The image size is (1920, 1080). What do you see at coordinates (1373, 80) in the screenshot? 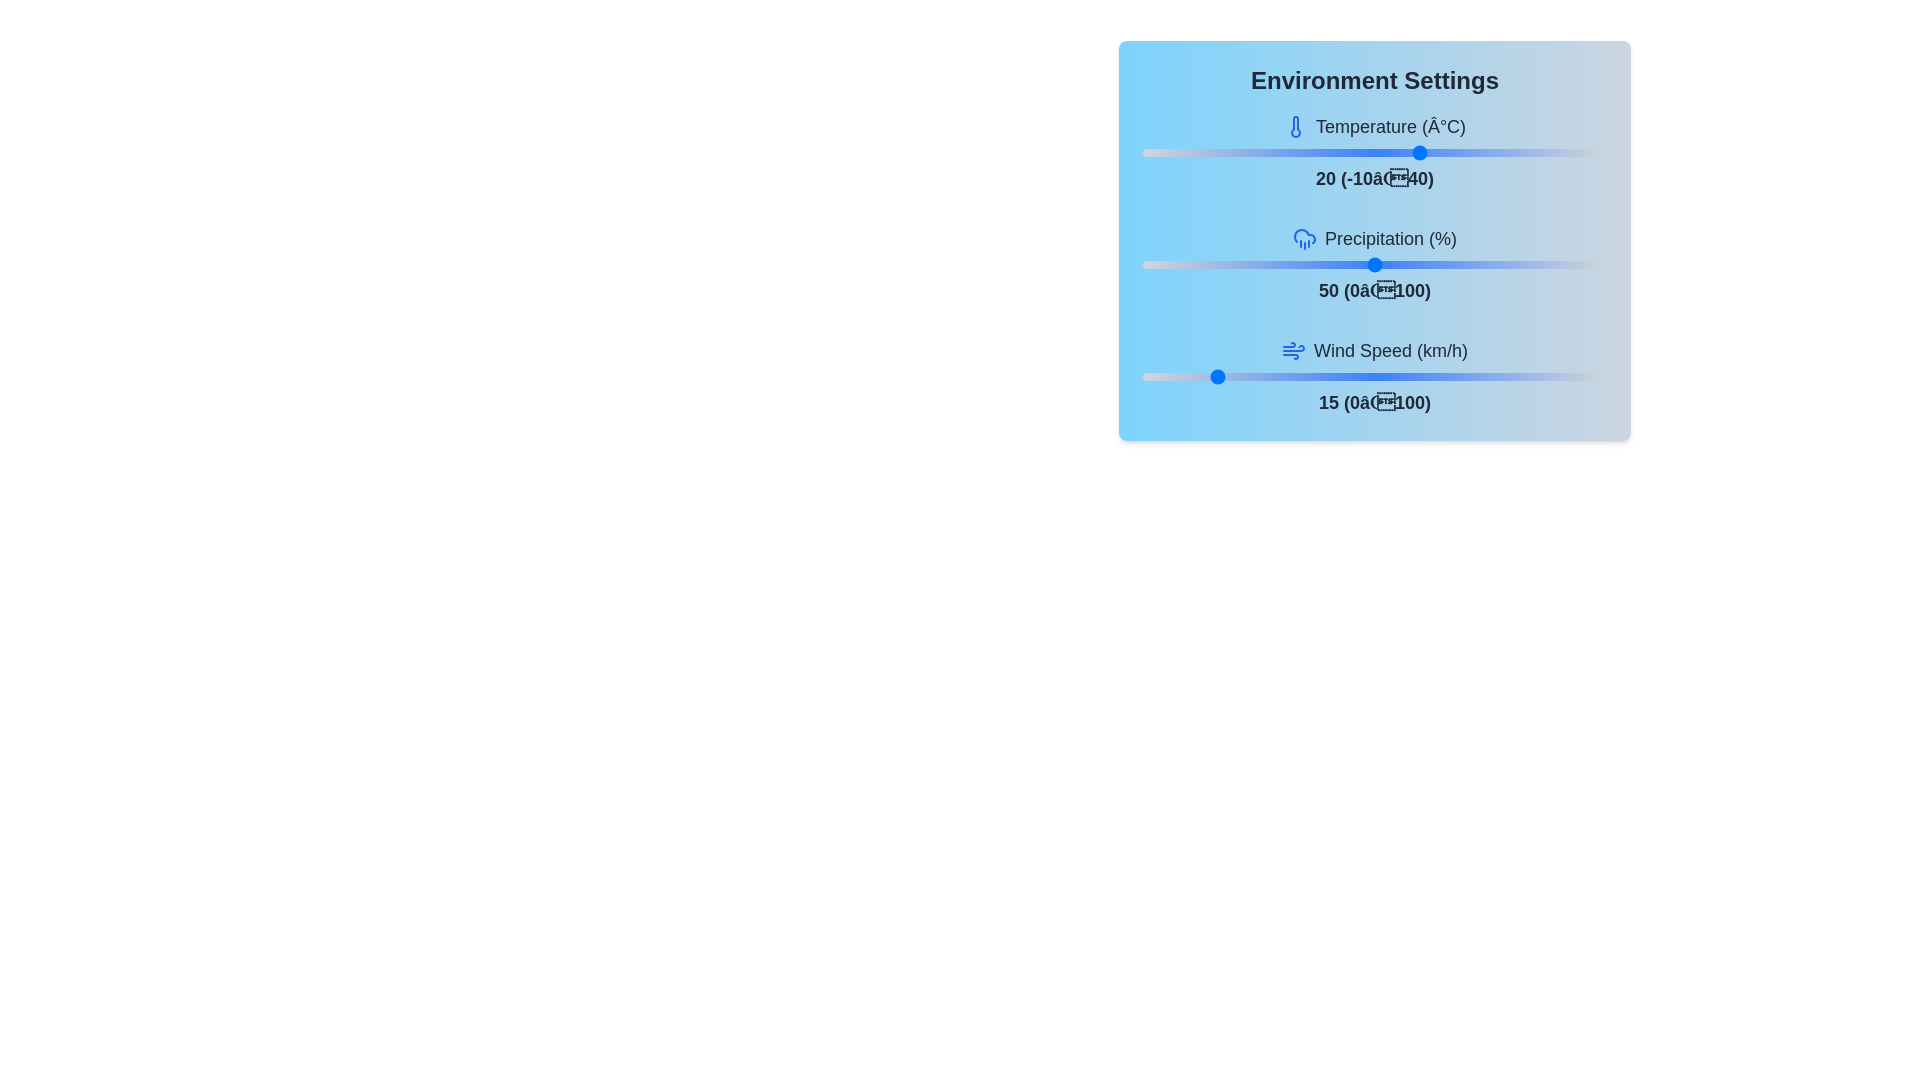
I see `the bold text label that reads 'Environment Settings', which is centrally aligned at the top of the card containing environment-related settings` at bounding box center [1373, 80].